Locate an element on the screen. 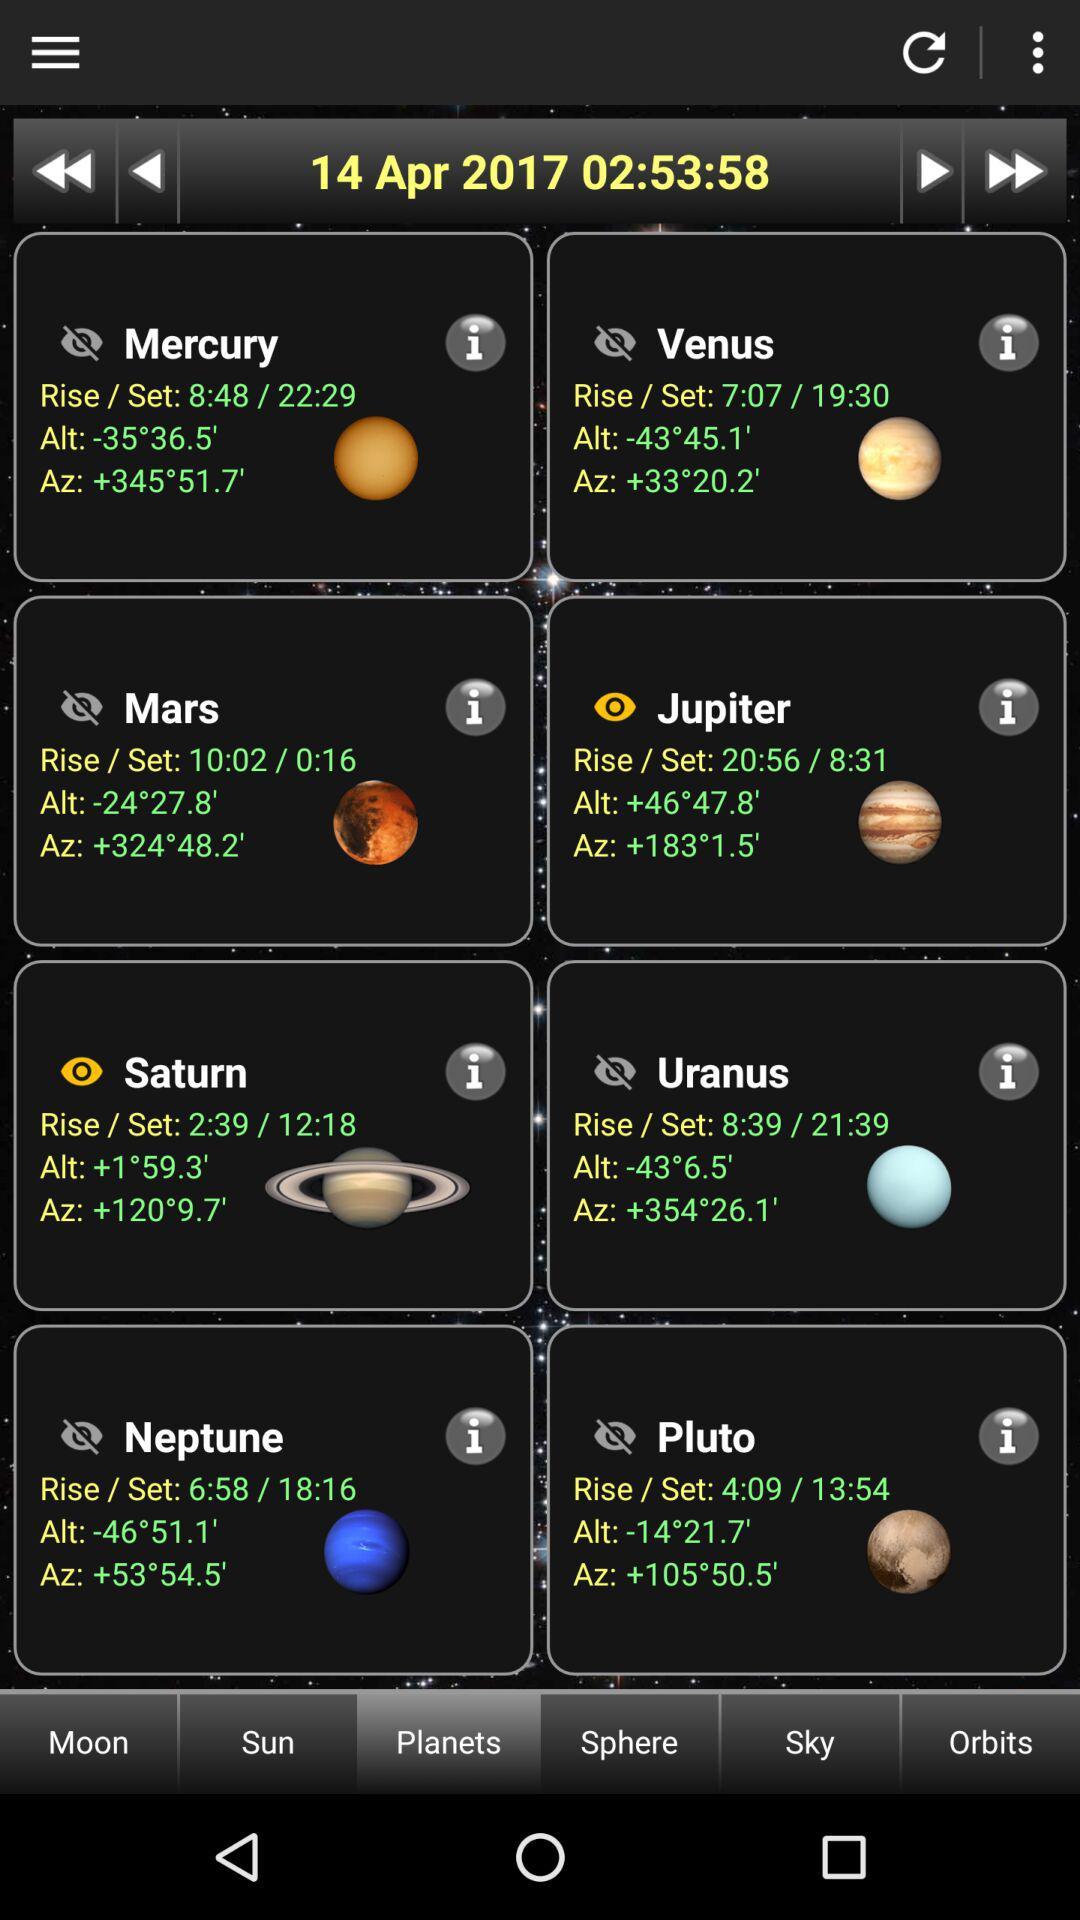 The height and width of the screenshot is (1920, 1080). the info icon is located at coordinates (475, 1434).